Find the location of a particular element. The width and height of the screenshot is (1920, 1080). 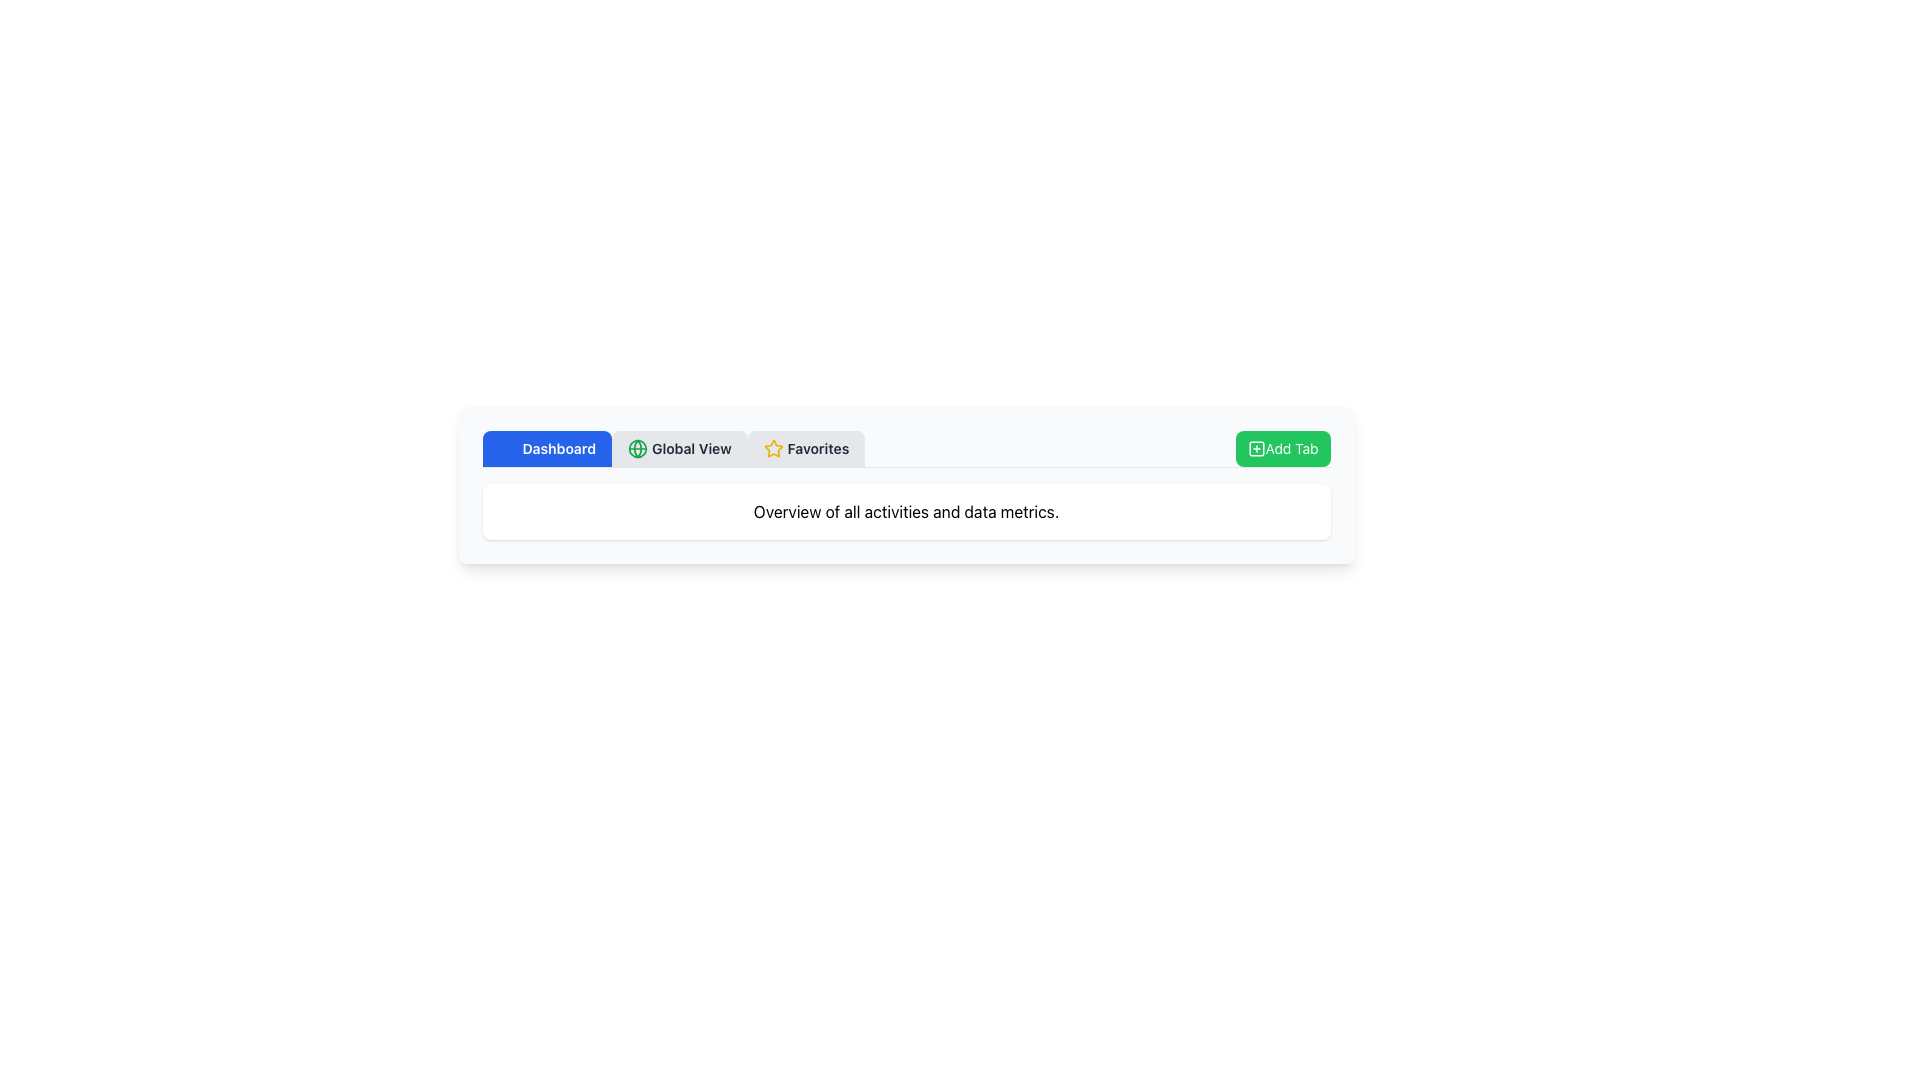

the text label within the green button located at the top right of the interface, which allows users to add a new tab or functionality is located at coordinates (1291, 447).